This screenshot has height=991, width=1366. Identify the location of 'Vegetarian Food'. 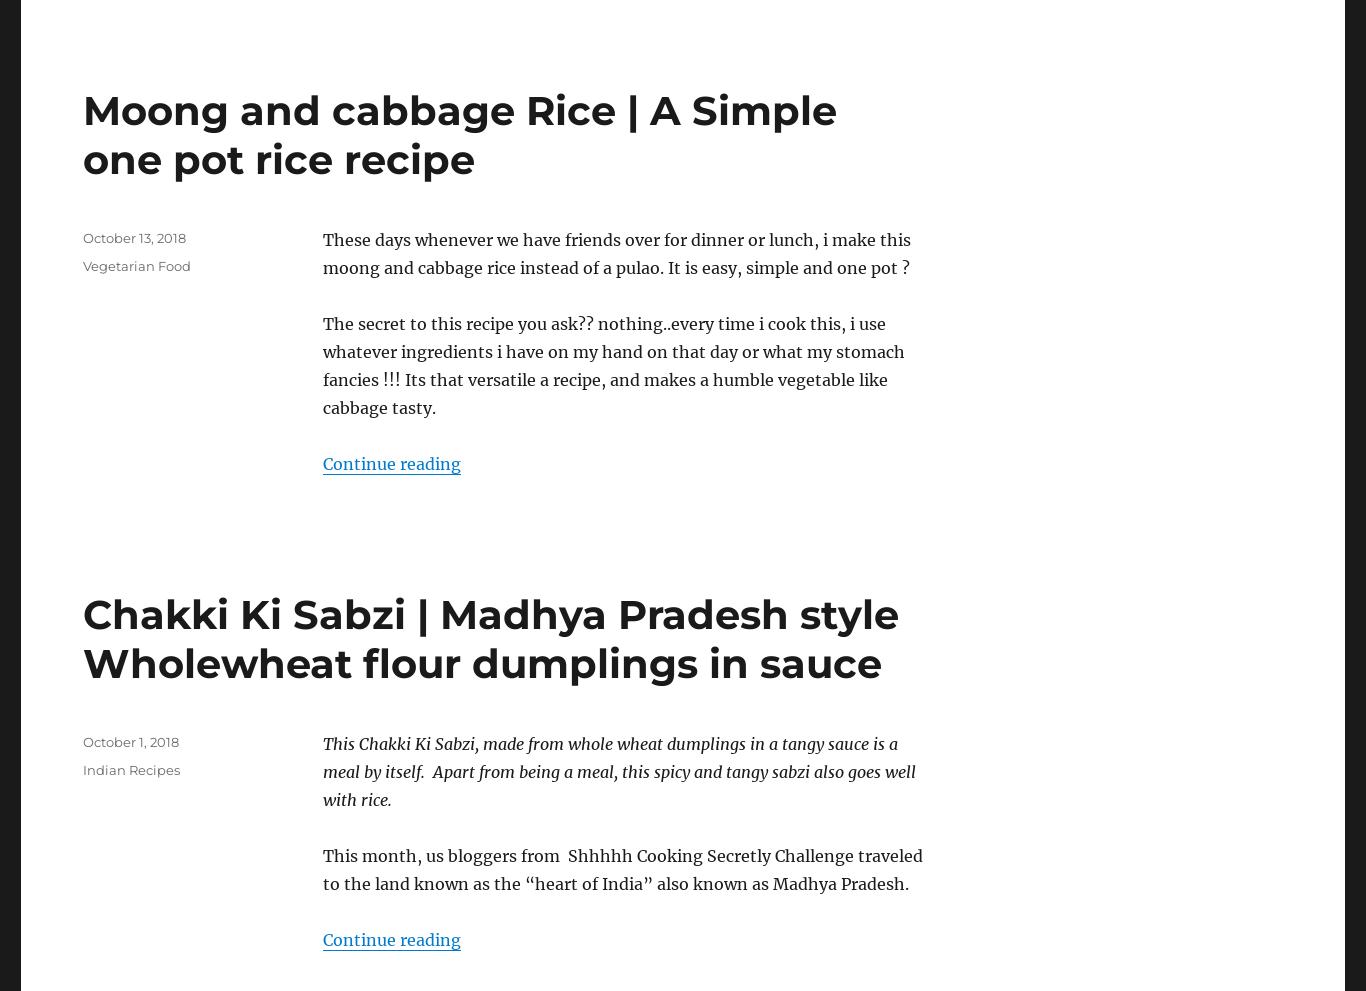
(136, 264).